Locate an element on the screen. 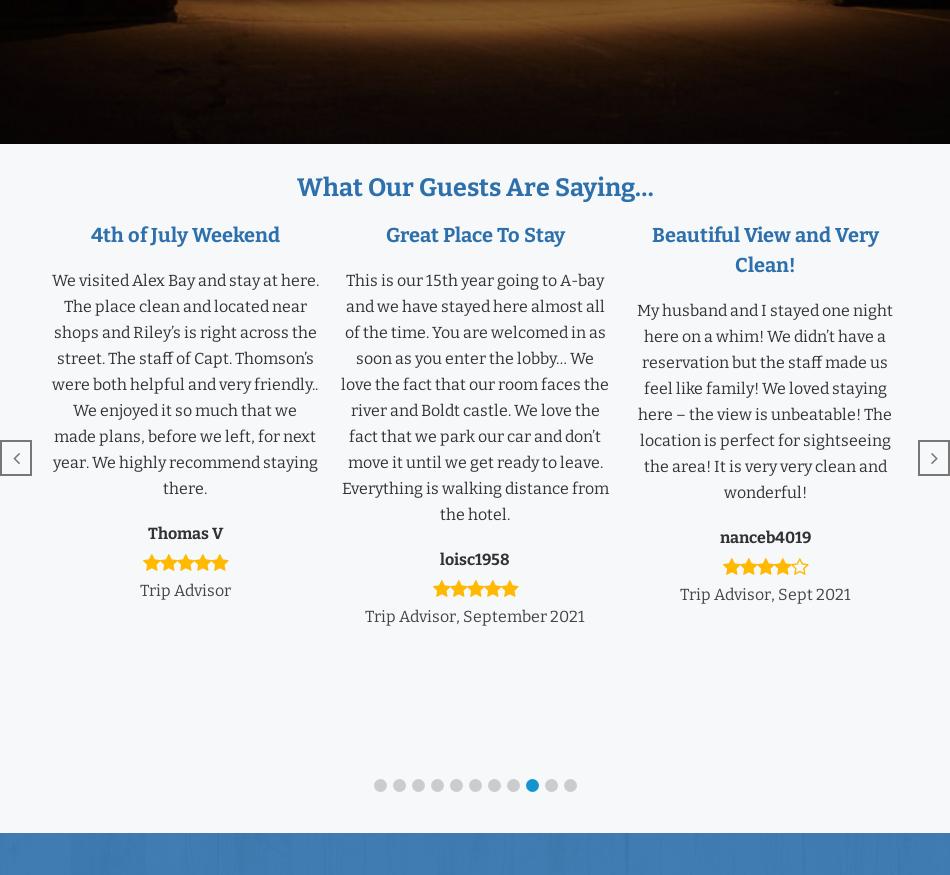 The height and width of the screenshot is (875, 950). 'Thomas V' is located at coordinates (184, 532).